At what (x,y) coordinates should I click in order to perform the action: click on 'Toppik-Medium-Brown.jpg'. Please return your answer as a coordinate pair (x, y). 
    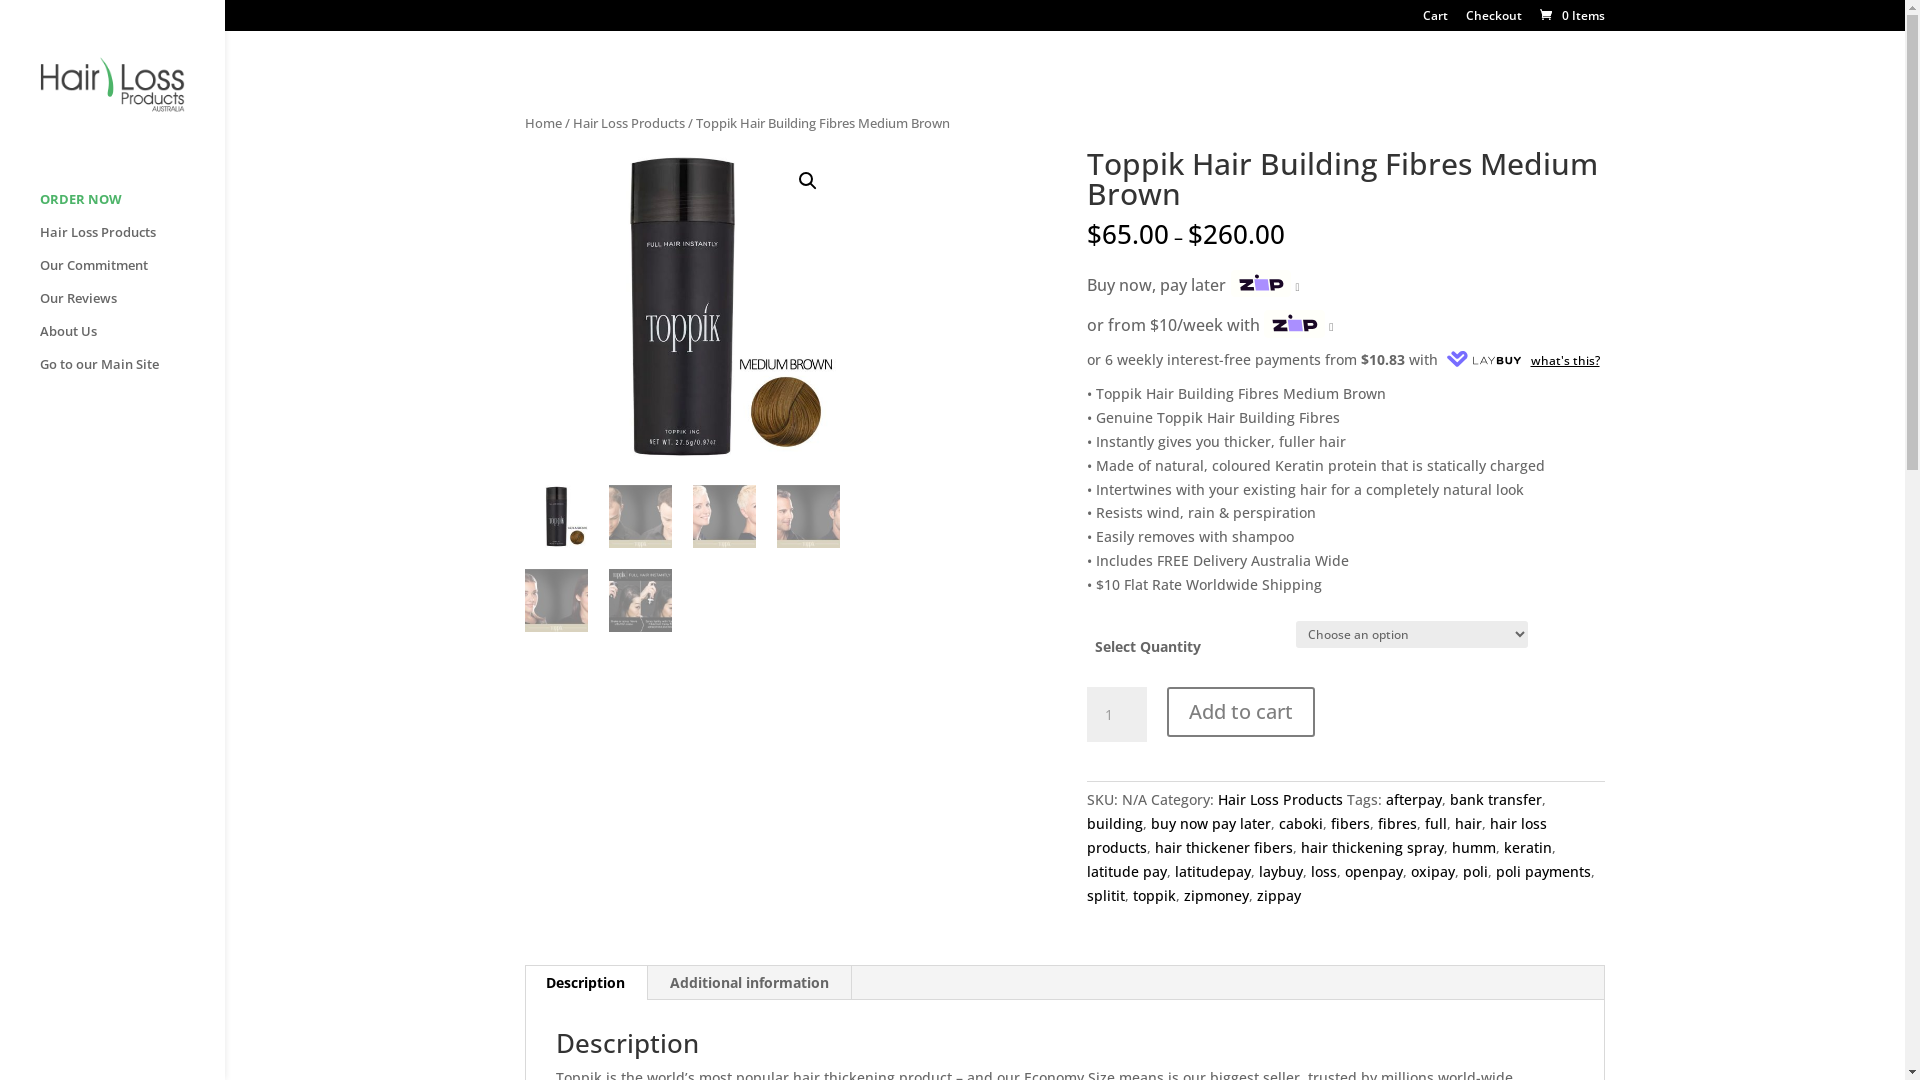
    Looking at the image, I should click on (682, 306).